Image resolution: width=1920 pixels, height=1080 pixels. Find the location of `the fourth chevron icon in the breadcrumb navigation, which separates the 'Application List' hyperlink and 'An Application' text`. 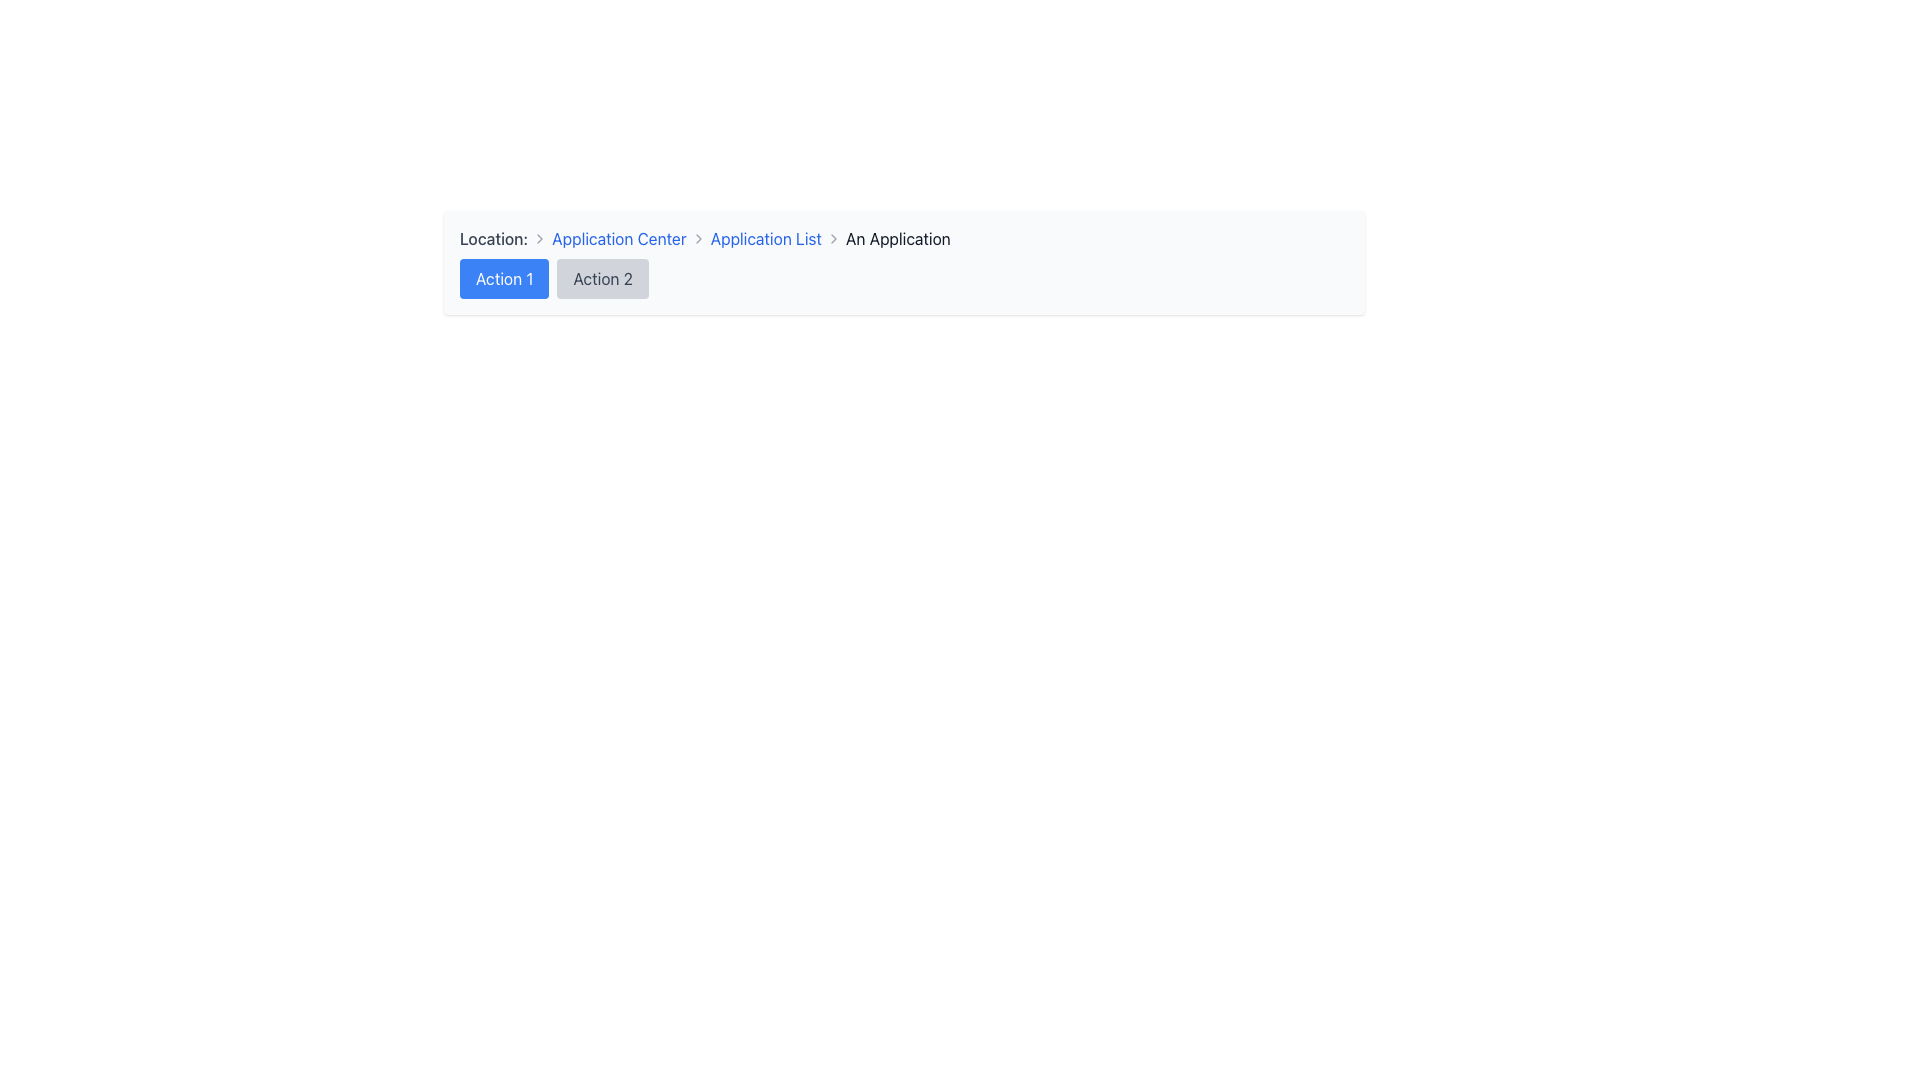

the fourth chevron icon in the breadcrumb navigation, which separates the 'Application List' hyperlink and 'An Application' text is located at coordinates (833, 238).